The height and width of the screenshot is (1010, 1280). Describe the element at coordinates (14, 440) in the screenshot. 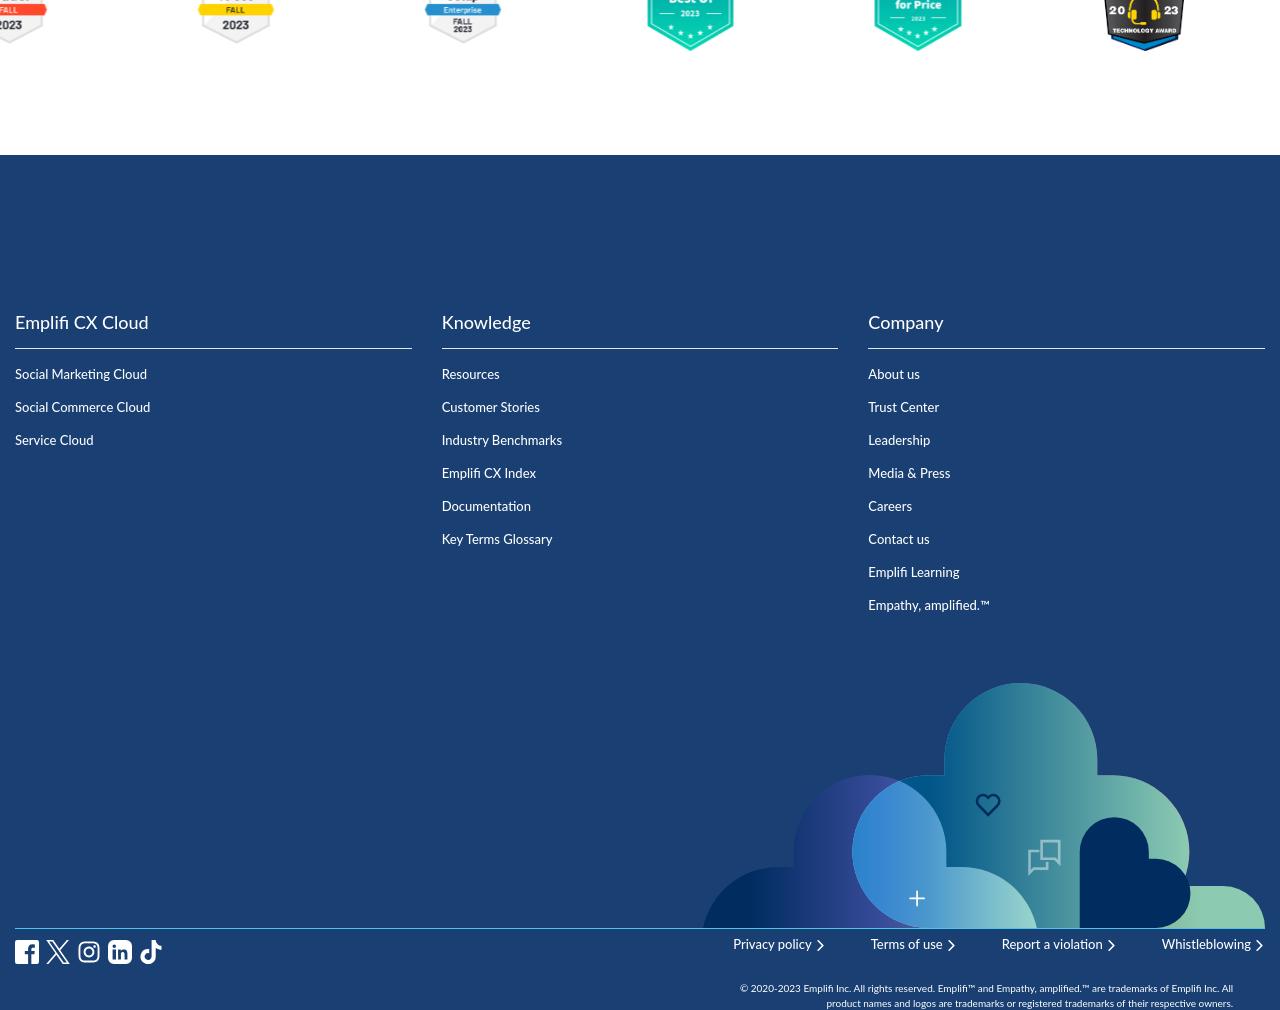

I see `'Service Cloud'` at that location.